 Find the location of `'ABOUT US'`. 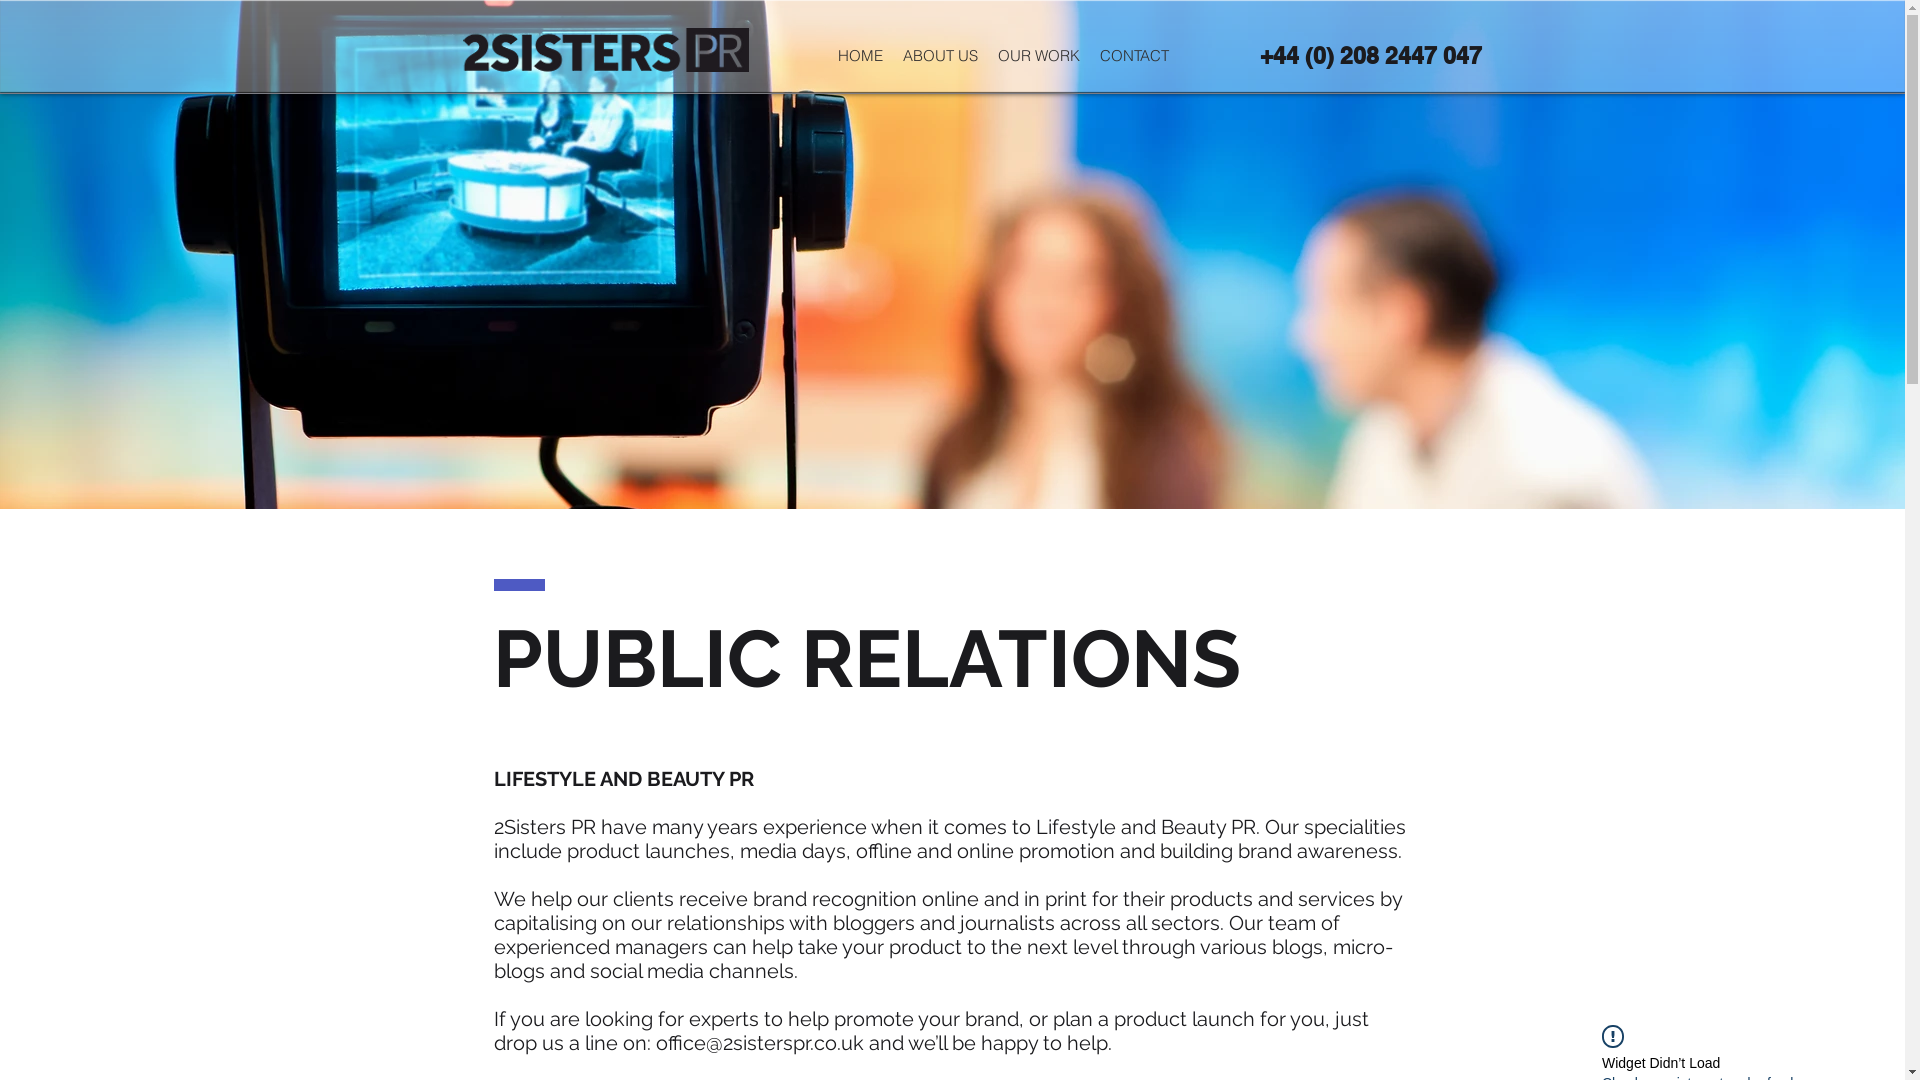

'ABOUT US' is located at coordinates (938, 55).